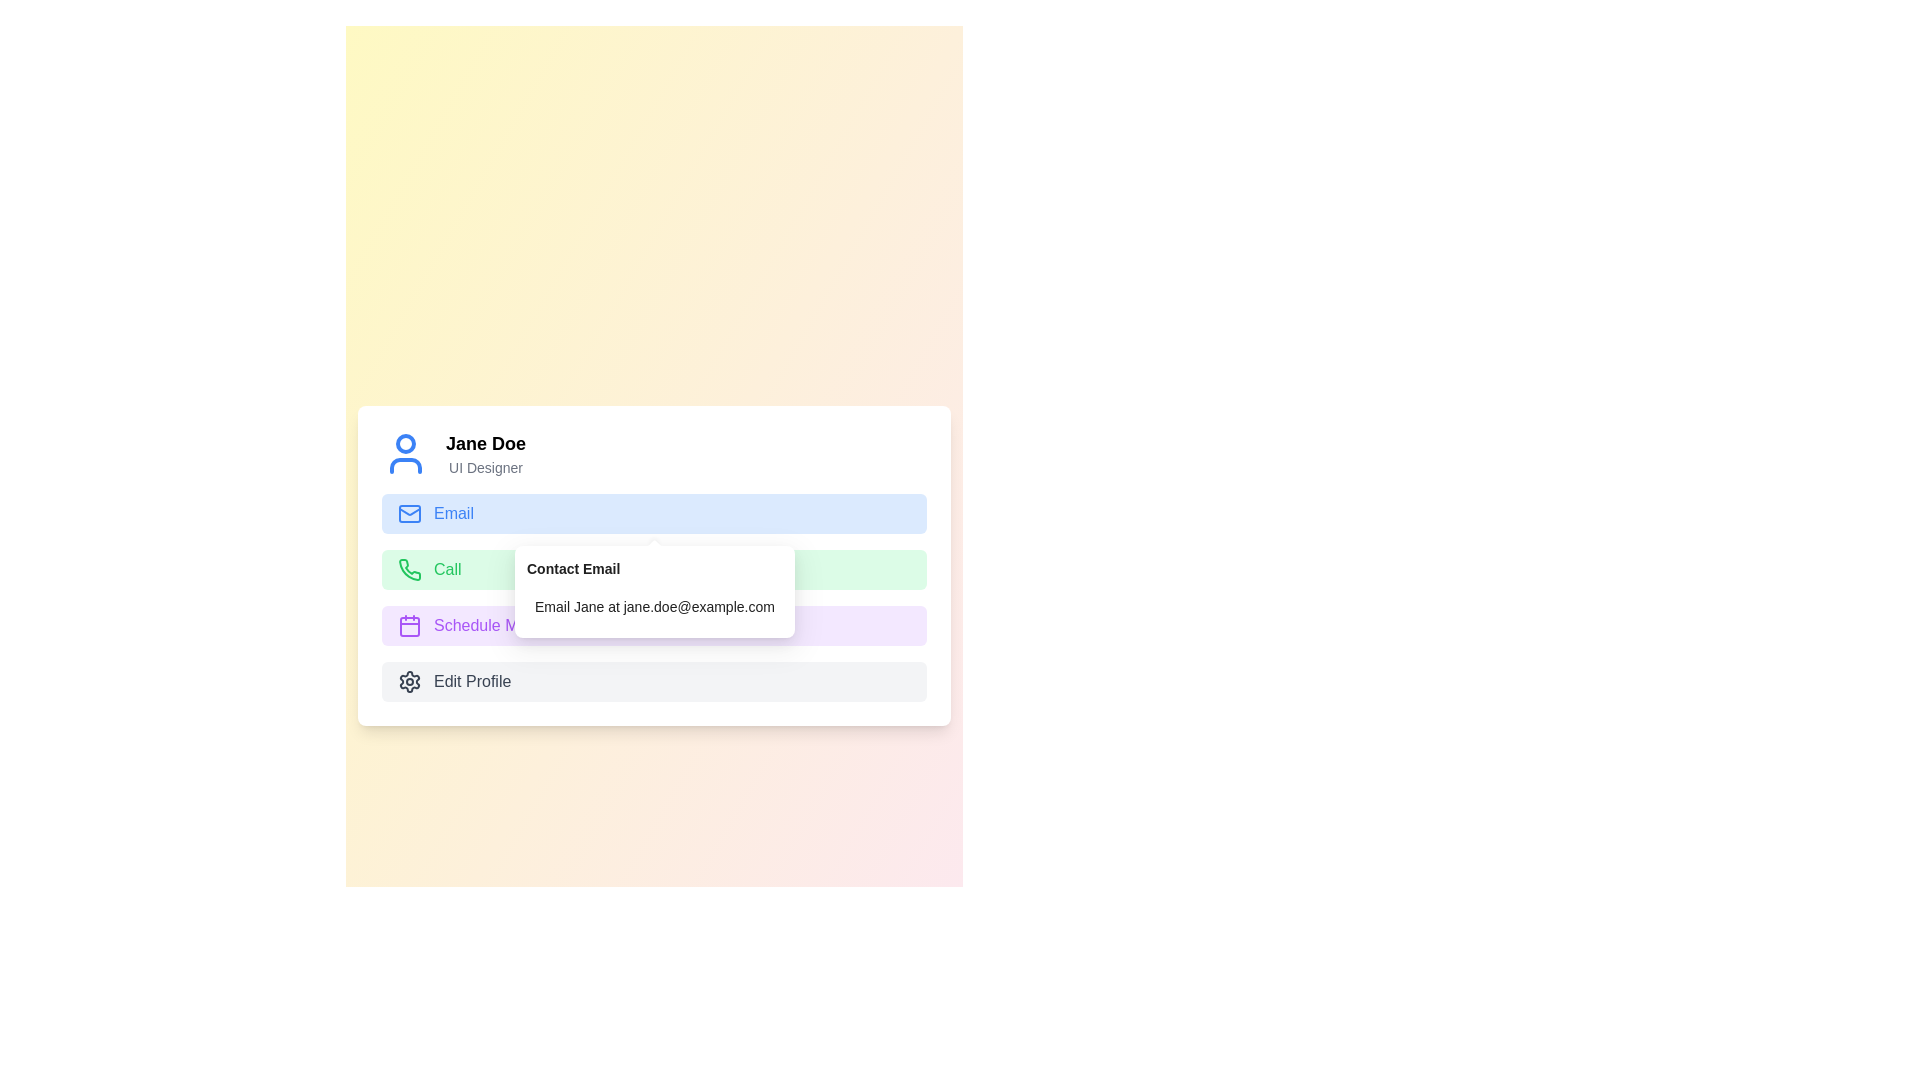 This screenshot has width=1920, height=1080. What do you see at coordinates (408, 570) in the screenshot?
I see `the phone icon located to the left of the word 'Call', which represents telecommunication actions` at bounding box center [408, 570].